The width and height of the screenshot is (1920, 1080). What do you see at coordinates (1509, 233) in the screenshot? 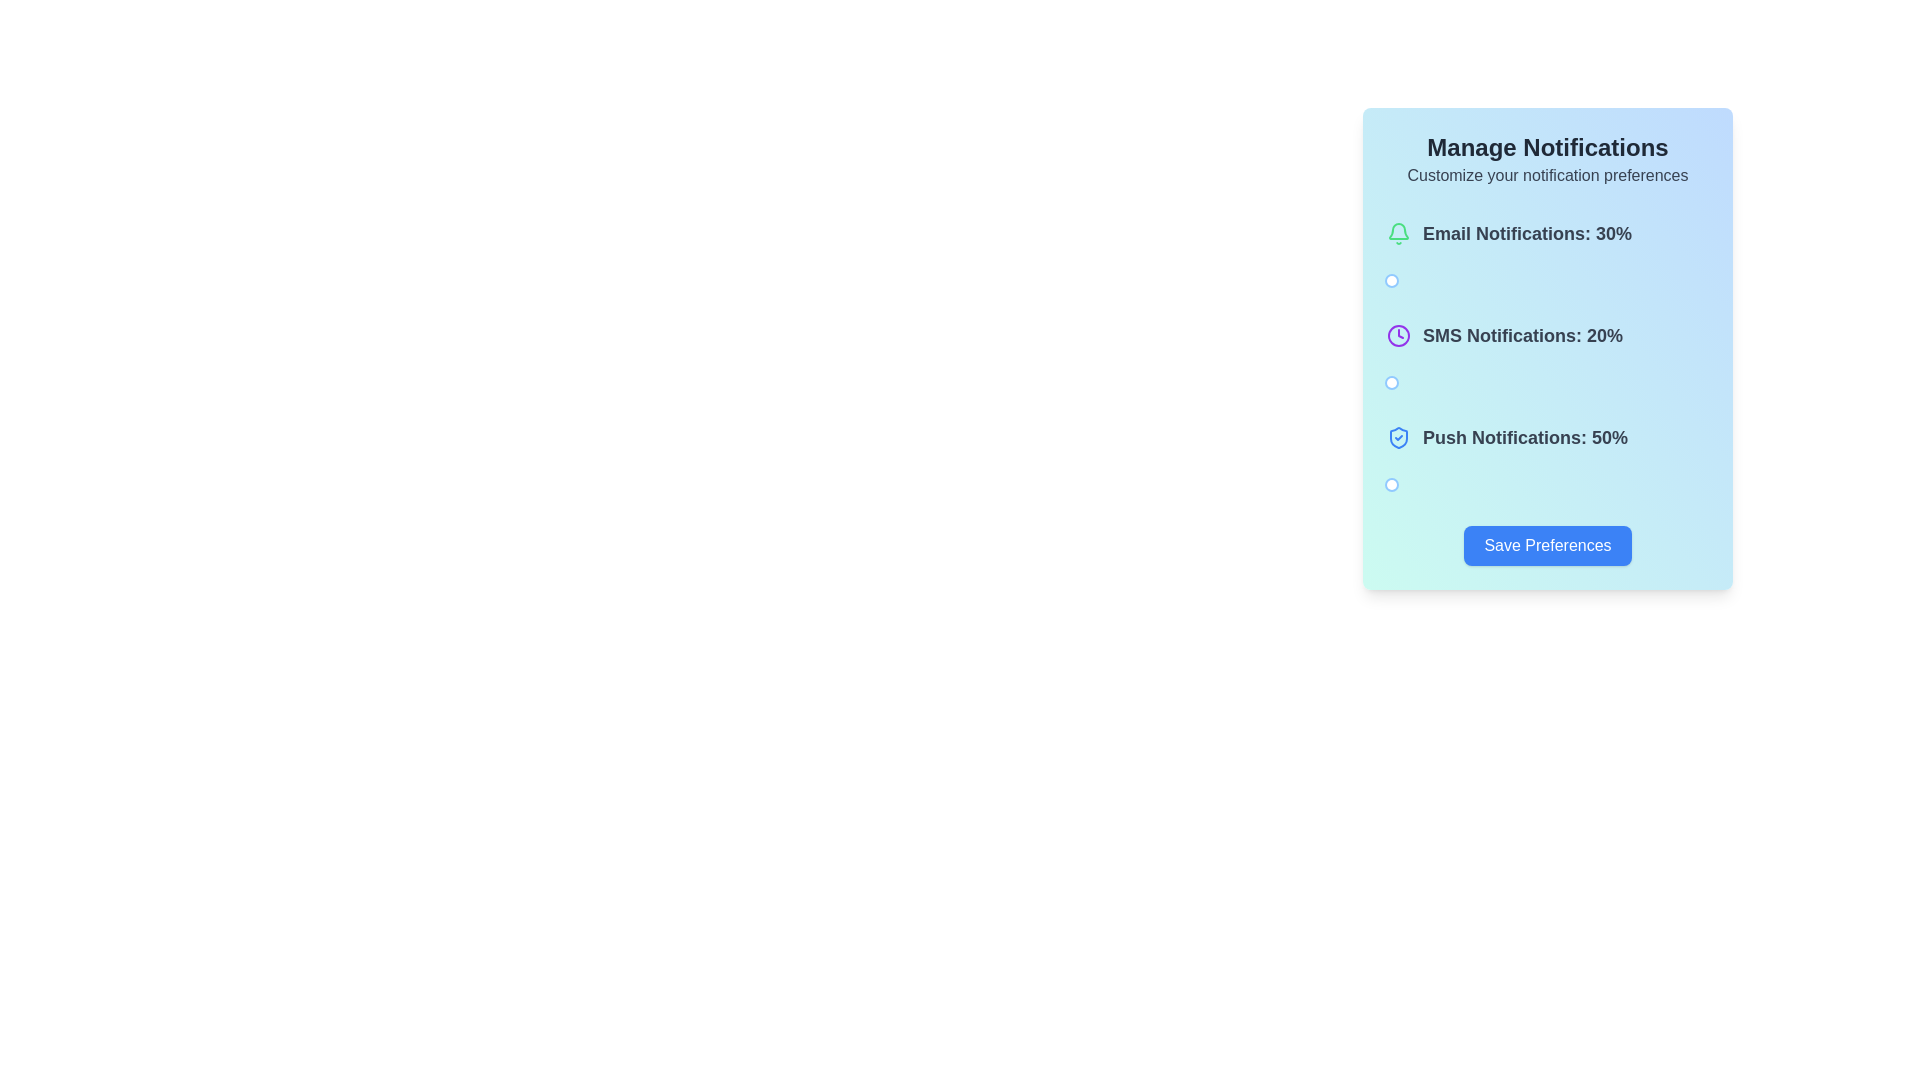
I see `the notification label with a green bell icon that displays 'Email Notifications: 30%' located below 'Manage Notifications'` at bounding box center [1509, 233].